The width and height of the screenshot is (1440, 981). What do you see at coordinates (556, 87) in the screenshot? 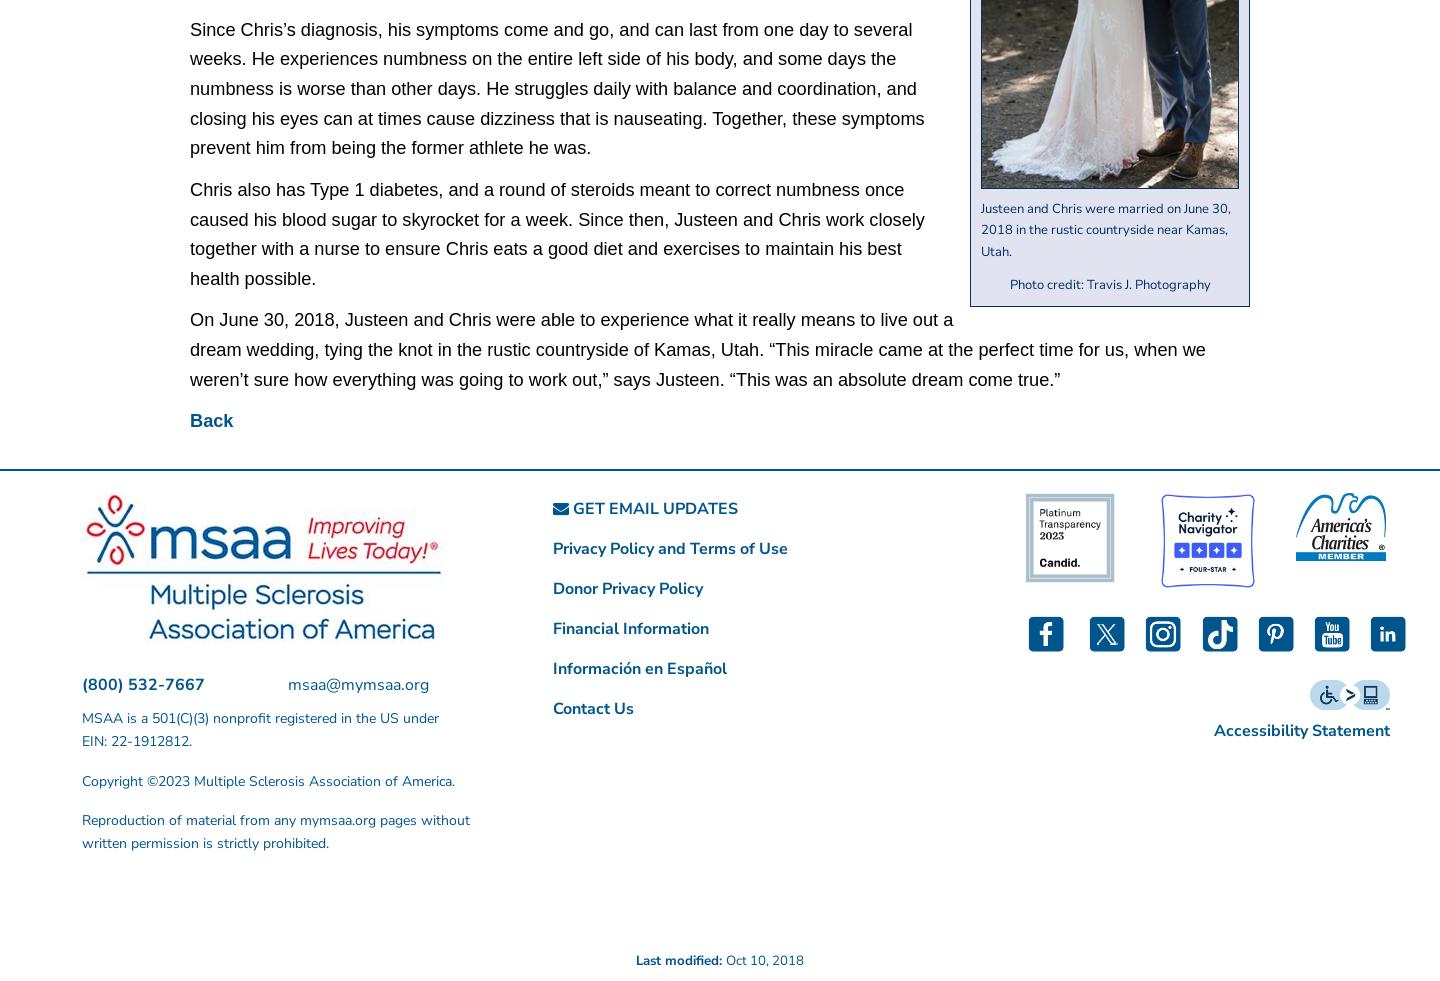
I see `'Since Chris’s diagnosis, his symptoms come and go, and can last from one day to several weeks. He experiences numbness on the entire left side of his body, and some days the numbness is worse than other days. He struggles daily with balance and coordination, and closing his eyes can at times cause dizziness that is nauseating. Together, these symptoms prevent him from being the former athlete he was.'` at bounding box center [556, 87].